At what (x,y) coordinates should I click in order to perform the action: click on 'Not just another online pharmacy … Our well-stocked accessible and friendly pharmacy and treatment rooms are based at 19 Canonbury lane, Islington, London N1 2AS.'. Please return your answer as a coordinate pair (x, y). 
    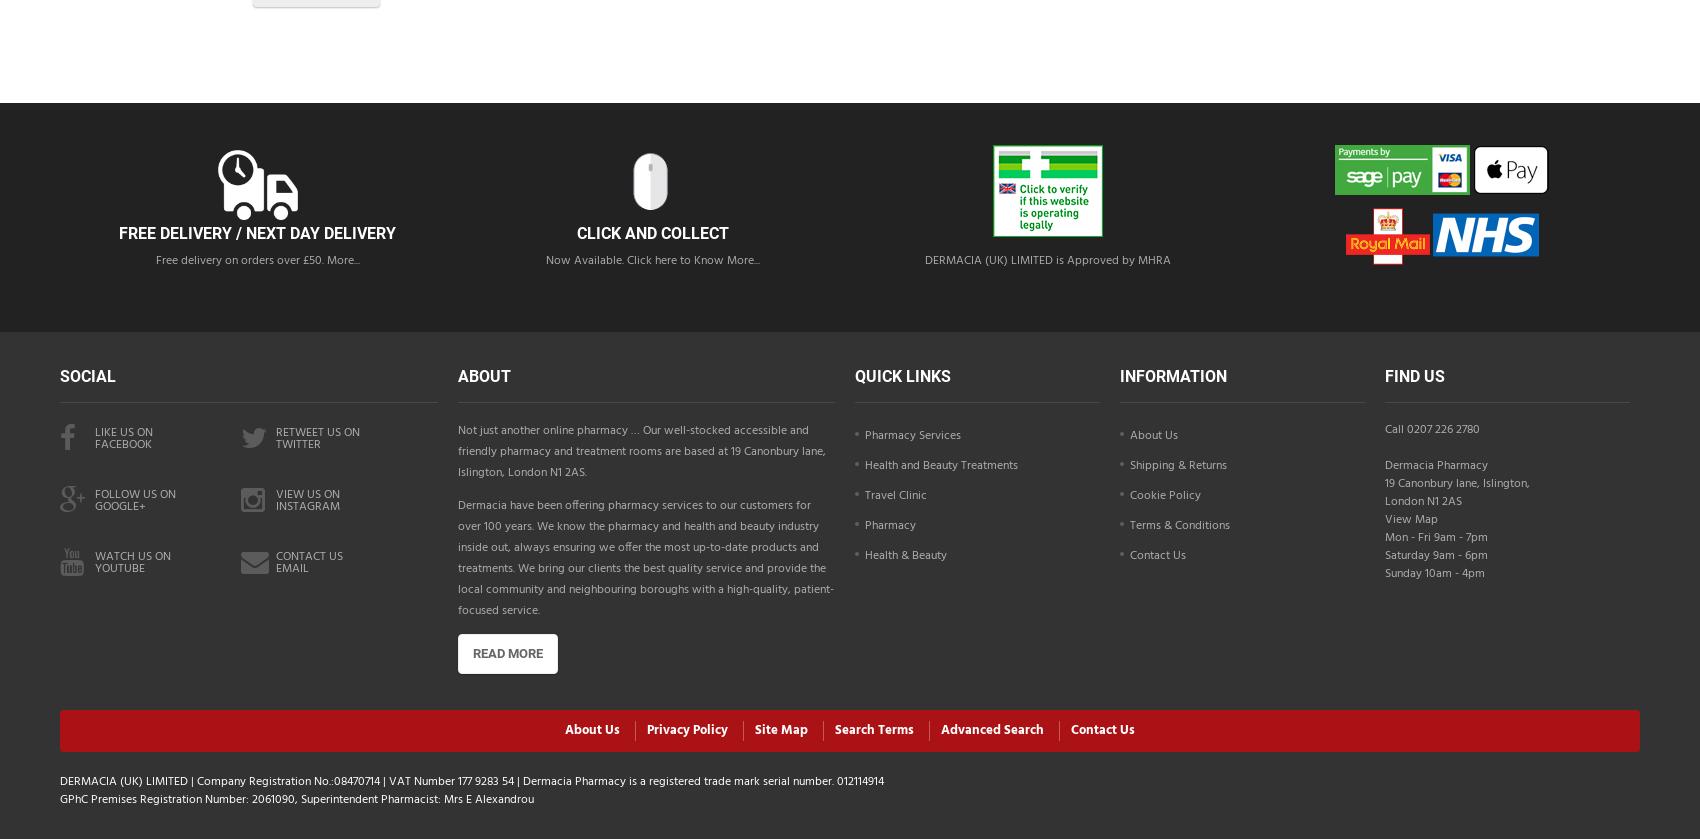
    Looking at the image, I should click on (641, 450).